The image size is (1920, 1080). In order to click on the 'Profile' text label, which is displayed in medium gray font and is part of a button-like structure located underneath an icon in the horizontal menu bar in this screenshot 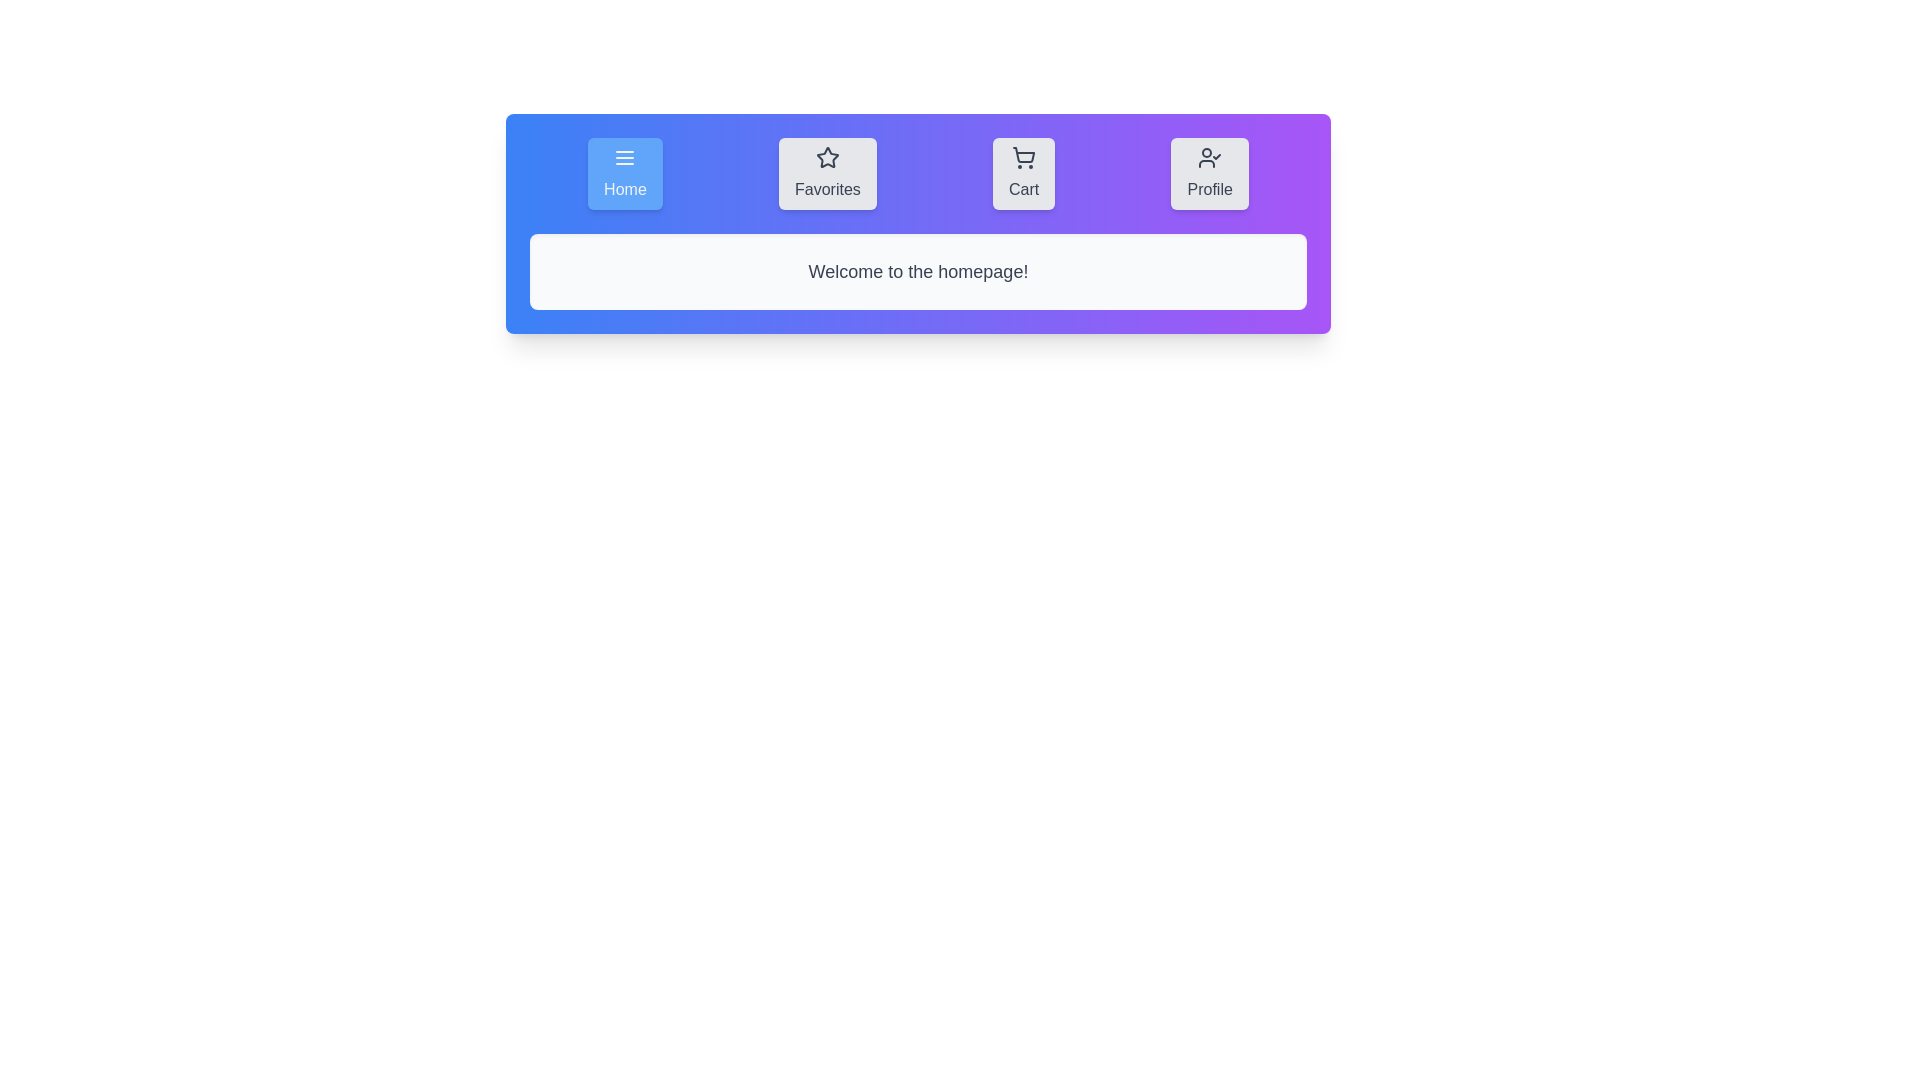, I will do `click(1209, 189)`.